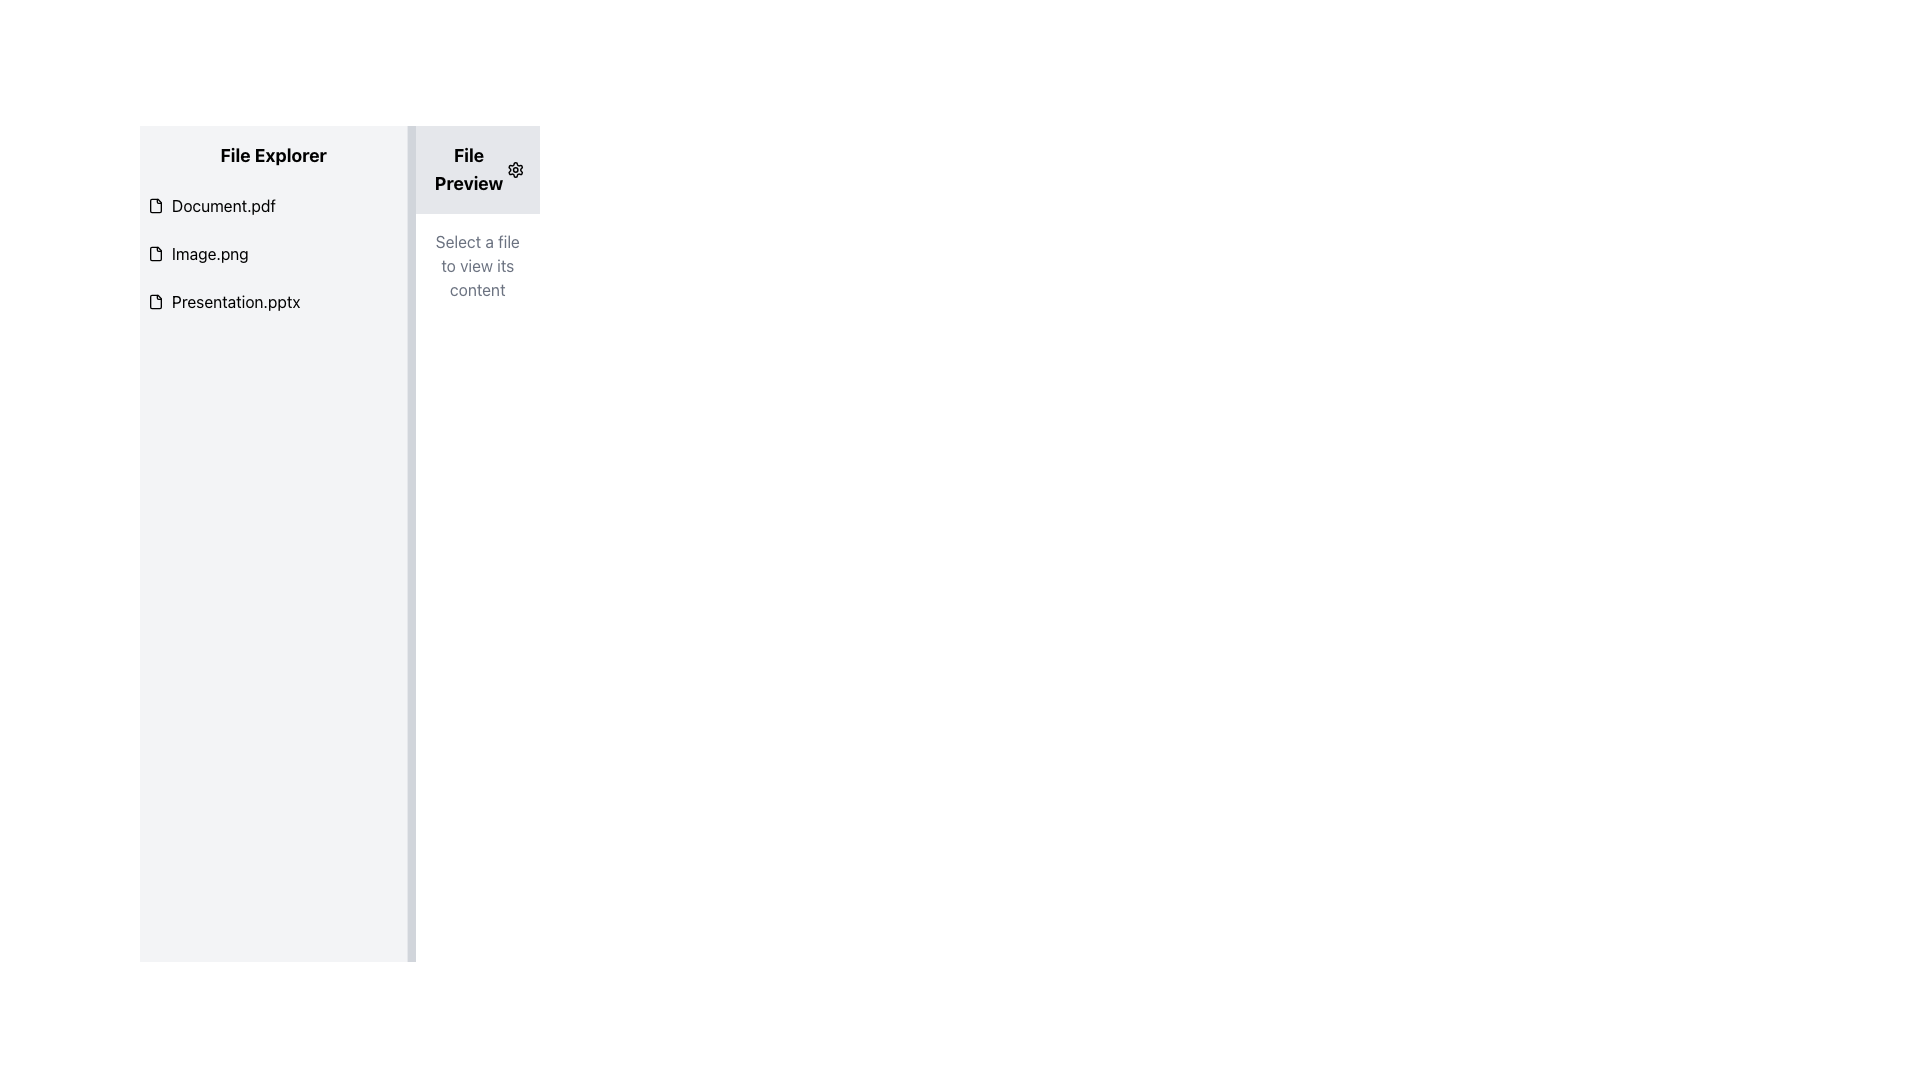 This screenshot has height=1080, width=1920. What do you see at coordinates (210, 253) in the screenshot?
I see `the text label displaying 'Image.png', which is the second item in the vertical list of file entries in the 'File Explorer' section` at bounding box center [210, 253].